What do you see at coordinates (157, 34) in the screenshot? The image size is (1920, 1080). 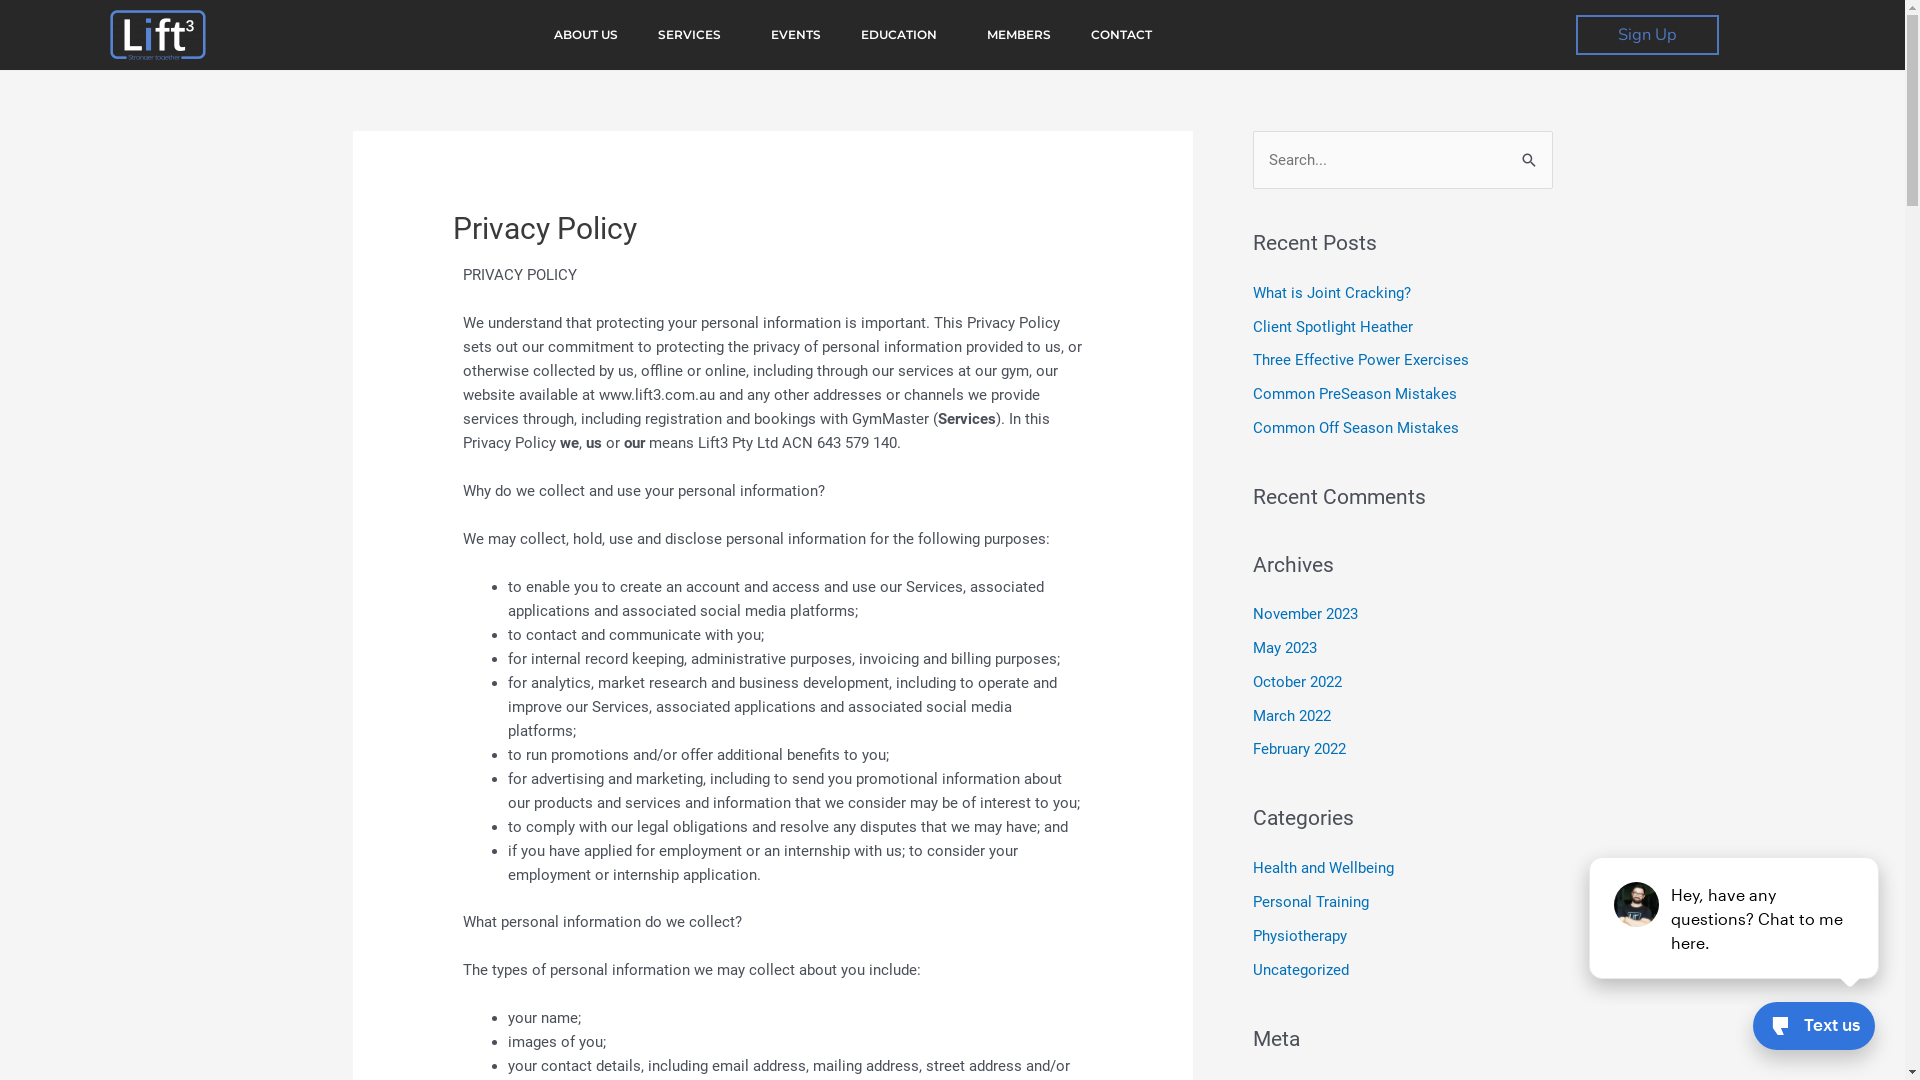 I see `'cropped-Lift3.png'` at bounding box center [157, 34].